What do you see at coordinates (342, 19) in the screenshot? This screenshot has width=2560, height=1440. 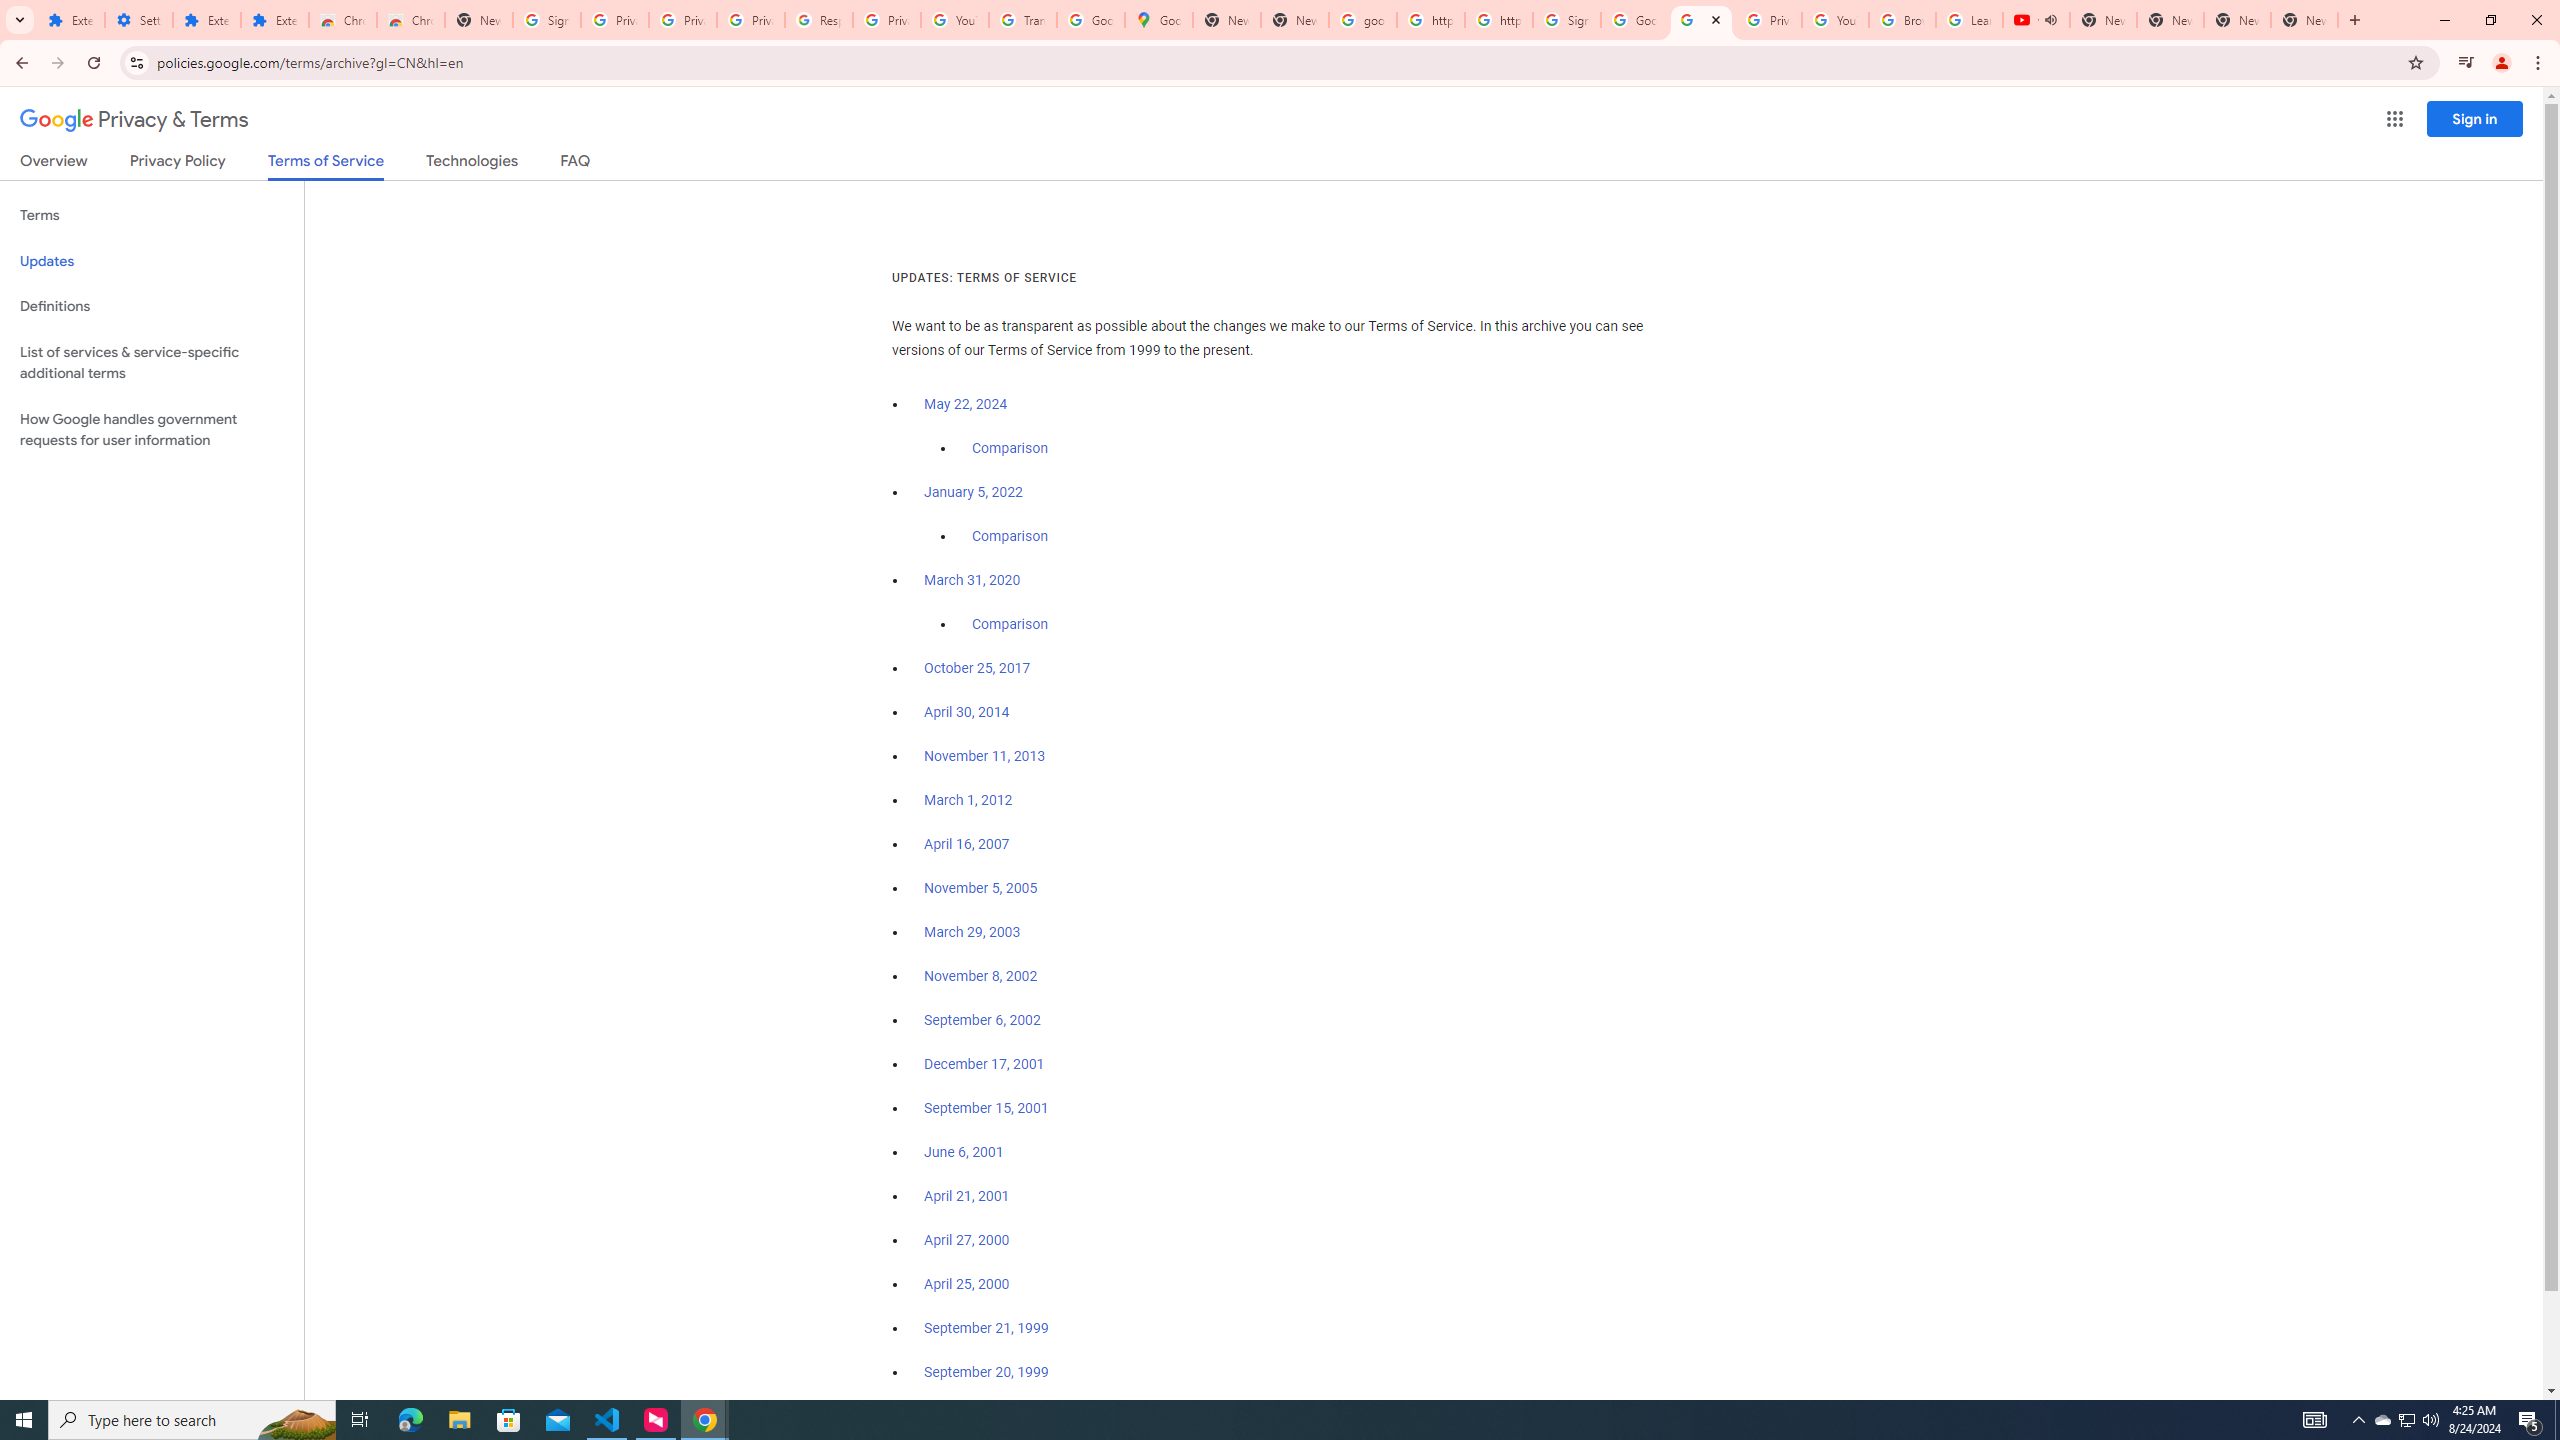 I see `'Chrome Web Store'` at bounding box center [342, 19].